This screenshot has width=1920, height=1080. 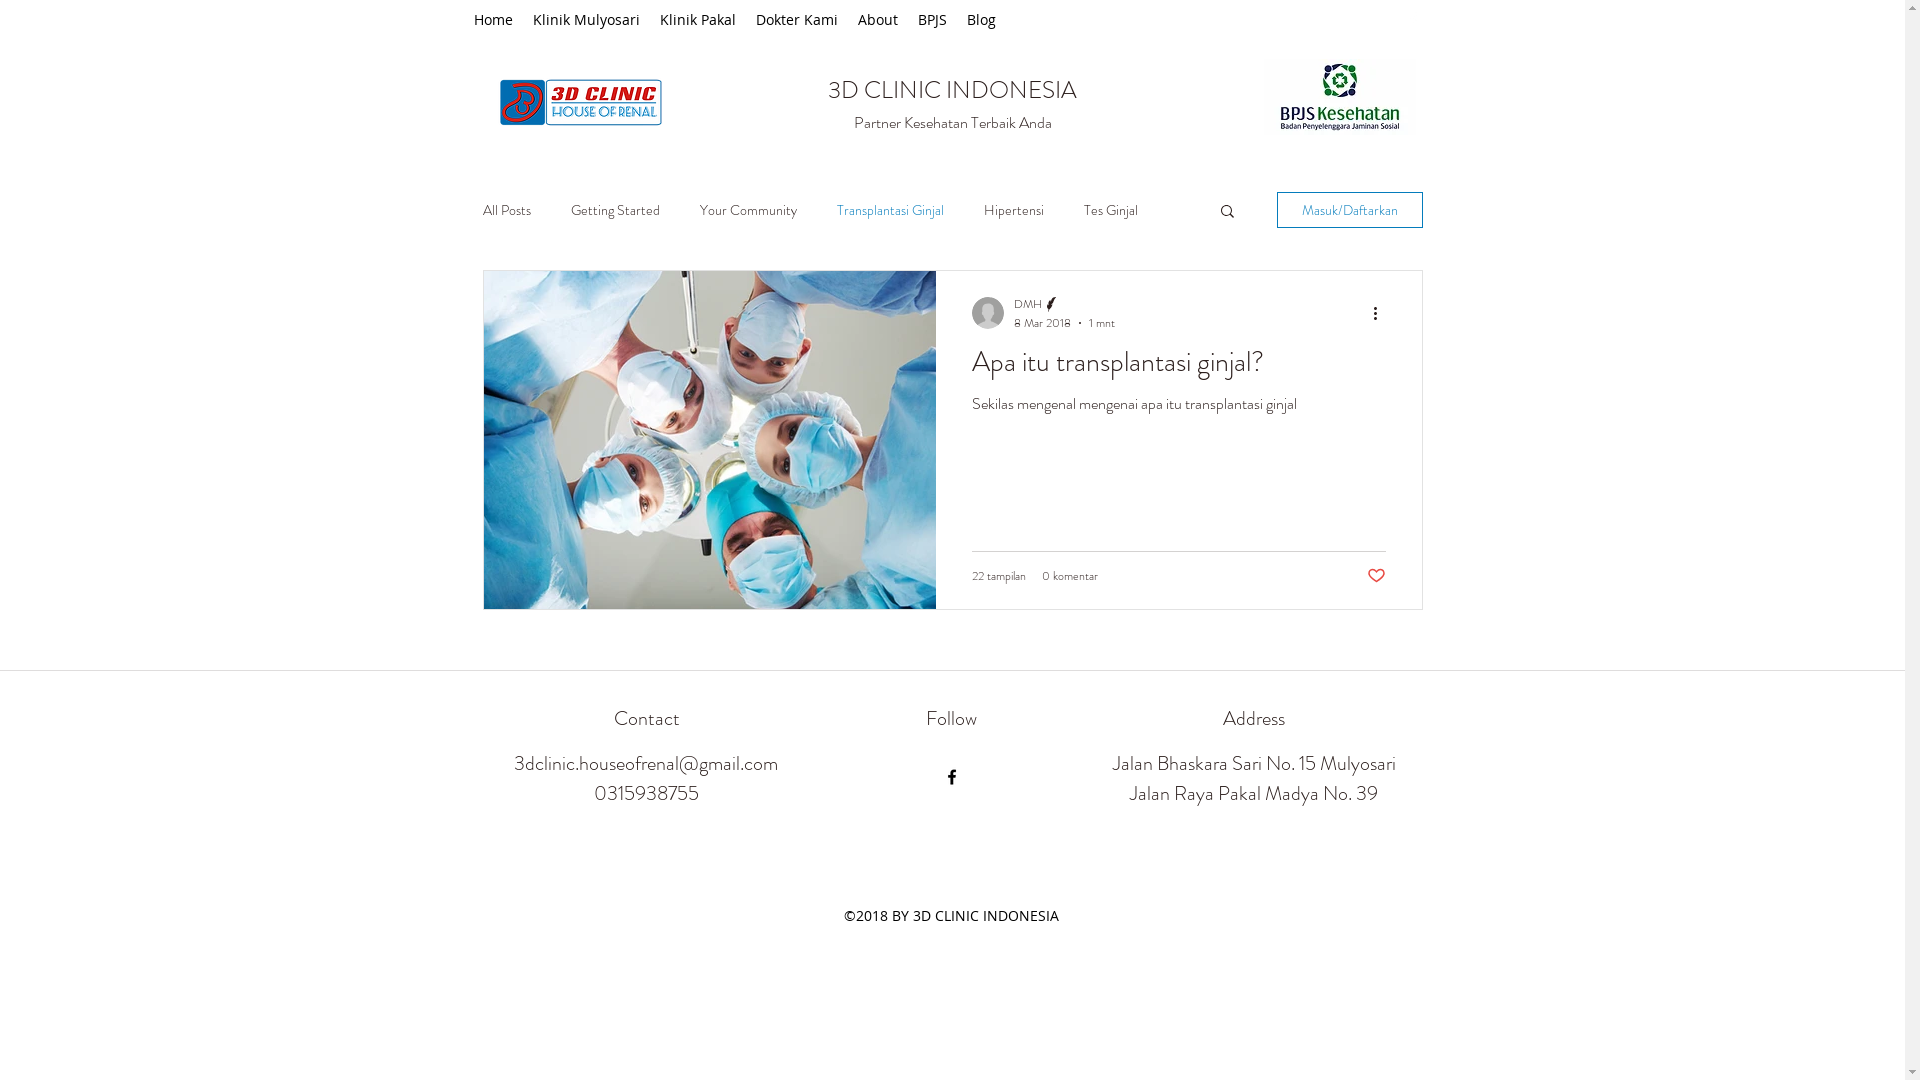 What do you see at coordinates (878, 19) in the screenshot?
I see `'About'` at bounding box center [878, 19].